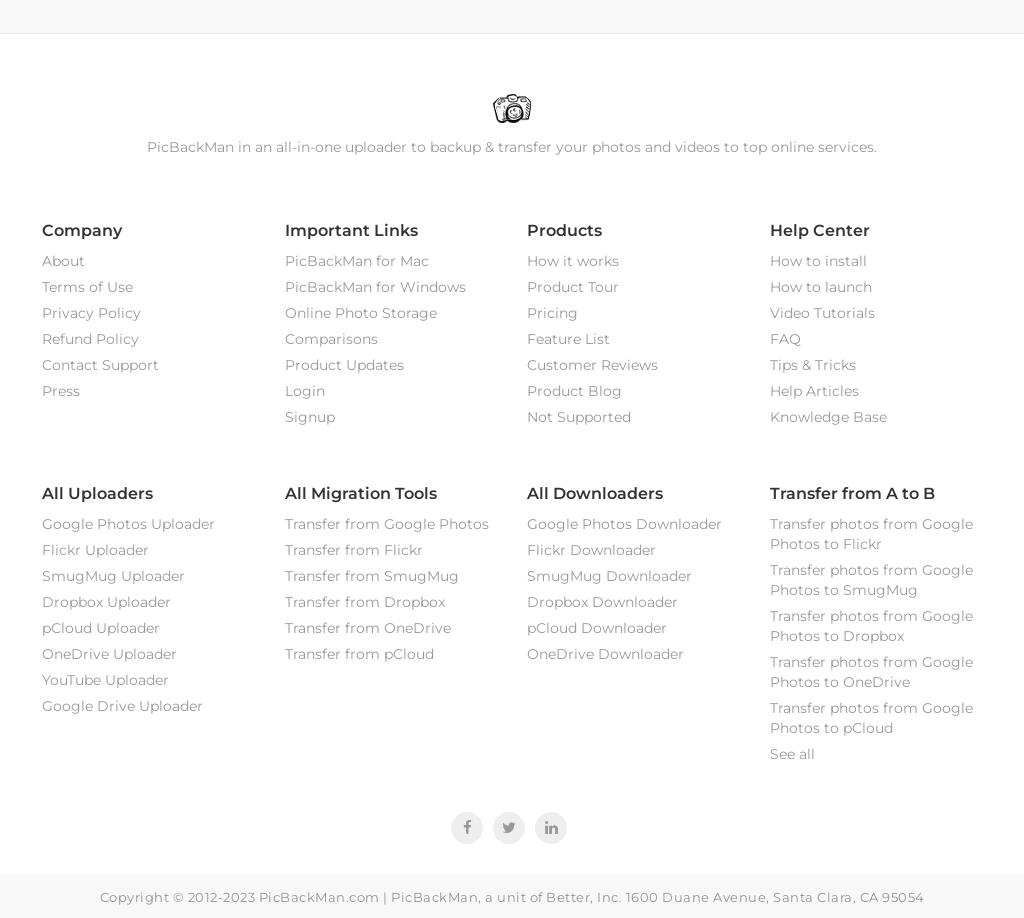 This screenshot has width=1024, height=918. Describe the element at coordinates (308, 415) in the screenshot. I see `'Signup'` at that location.